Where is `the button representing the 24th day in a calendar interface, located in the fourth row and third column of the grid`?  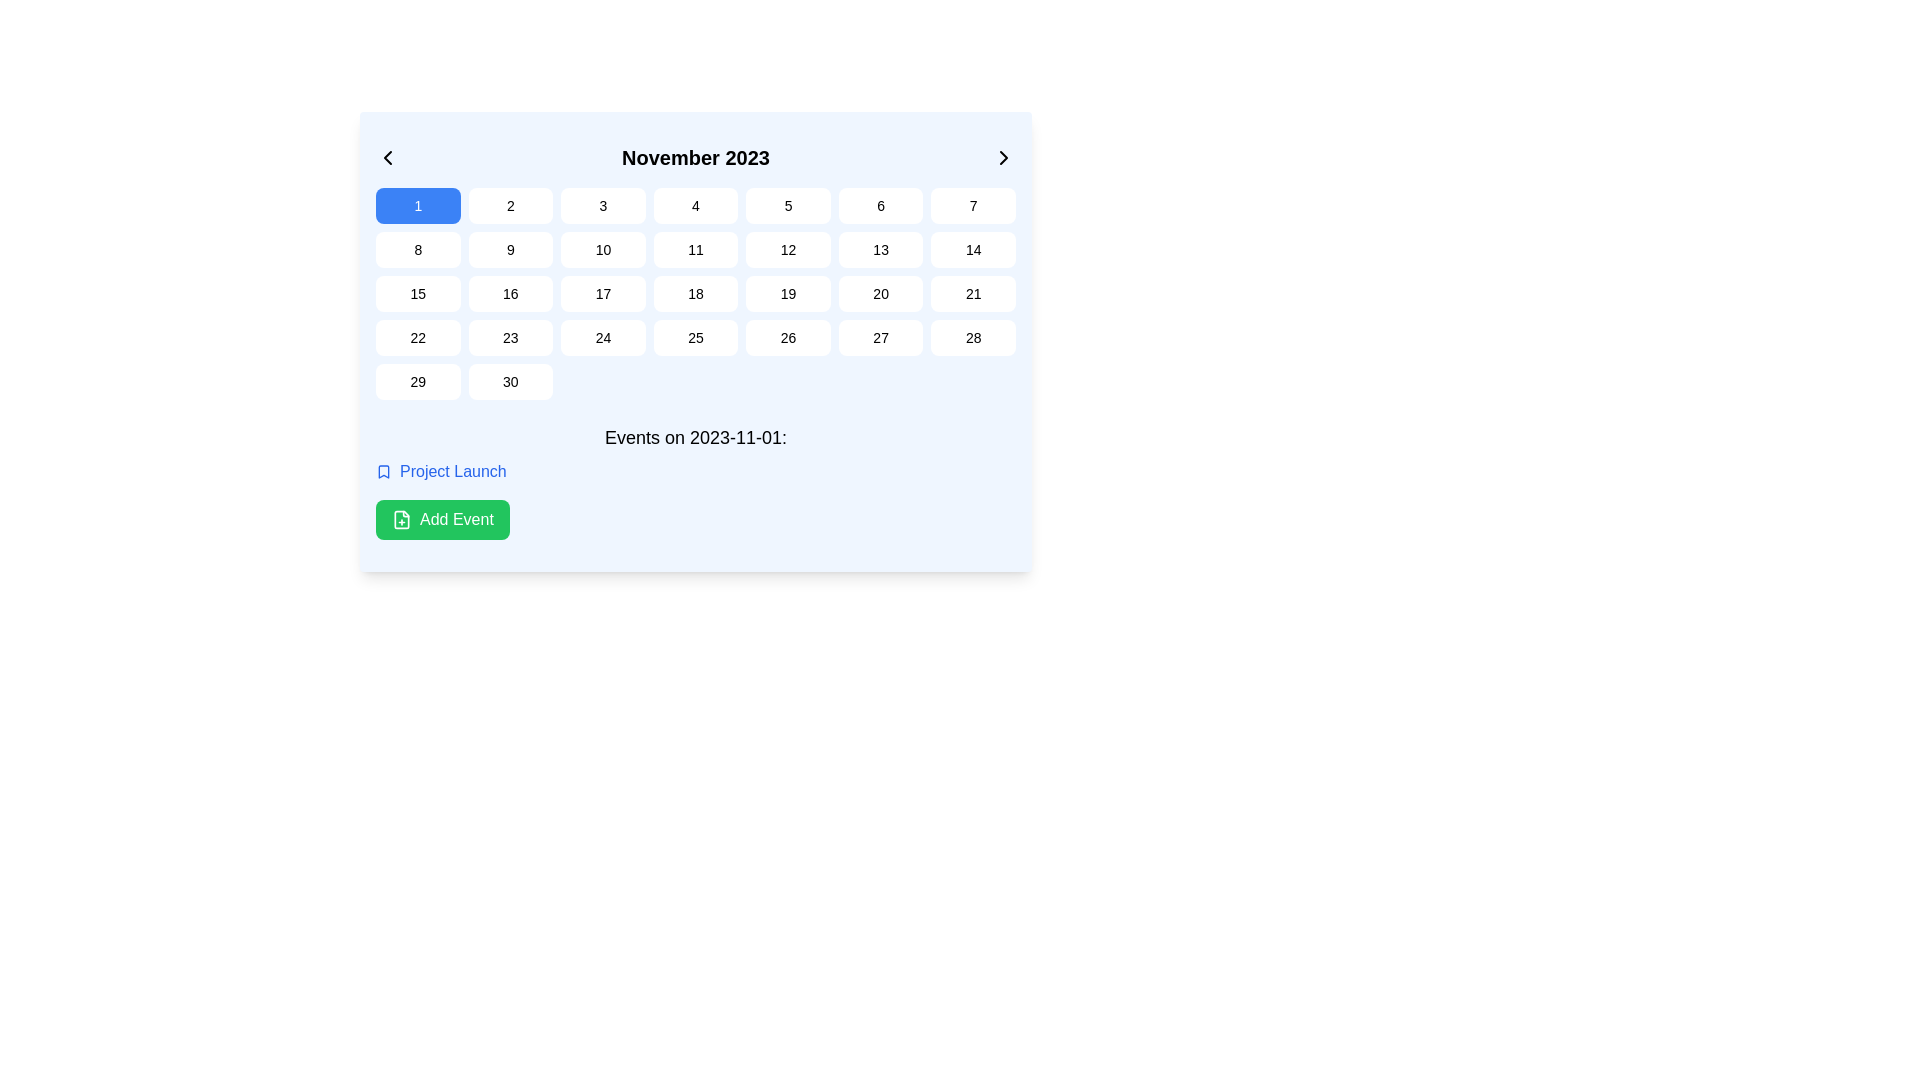
the button representing the 24th day in a calendar interface, located in the fourth row and third column of the grid is located at coordinates (602, 337).